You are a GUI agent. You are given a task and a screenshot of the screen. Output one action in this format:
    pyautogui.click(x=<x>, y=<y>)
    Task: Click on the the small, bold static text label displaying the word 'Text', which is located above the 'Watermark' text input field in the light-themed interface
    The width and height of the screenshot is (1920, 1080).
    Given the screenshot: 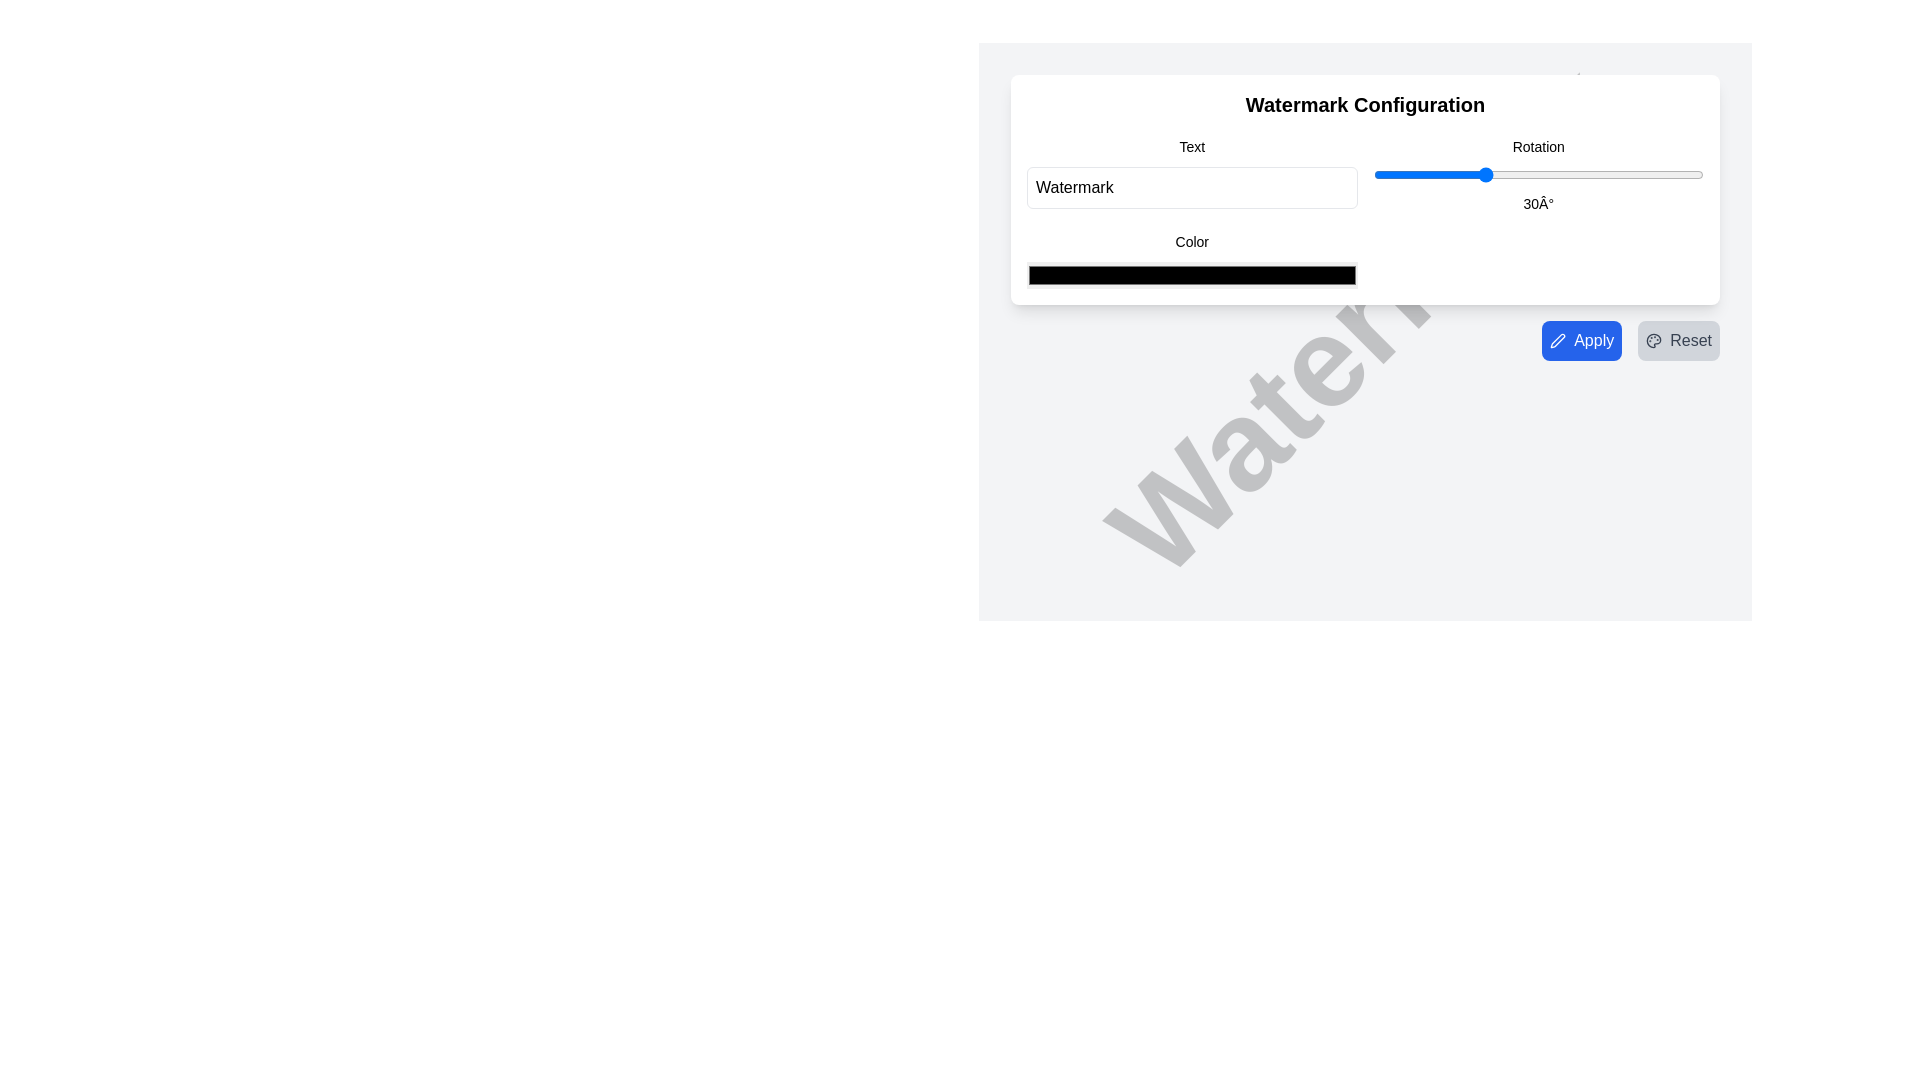 What is the action you would take?
    pyautogui.click(x=1192, y=145)
    